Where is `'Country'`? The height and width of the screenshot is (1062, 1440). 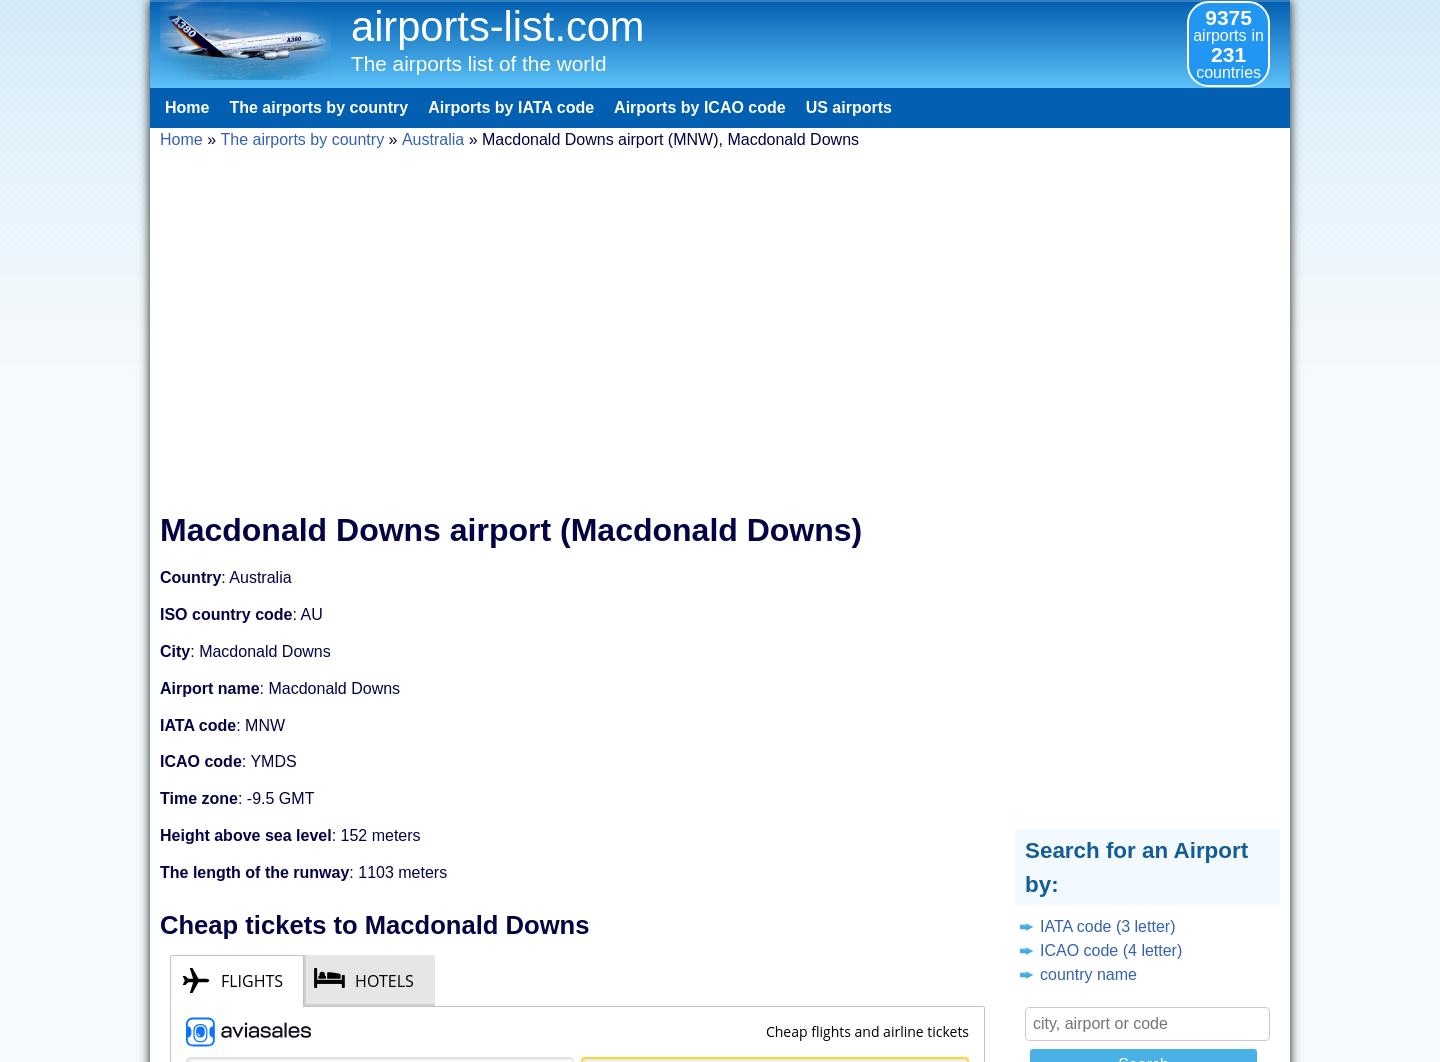 'Country' is located at coordinates (190, 577).